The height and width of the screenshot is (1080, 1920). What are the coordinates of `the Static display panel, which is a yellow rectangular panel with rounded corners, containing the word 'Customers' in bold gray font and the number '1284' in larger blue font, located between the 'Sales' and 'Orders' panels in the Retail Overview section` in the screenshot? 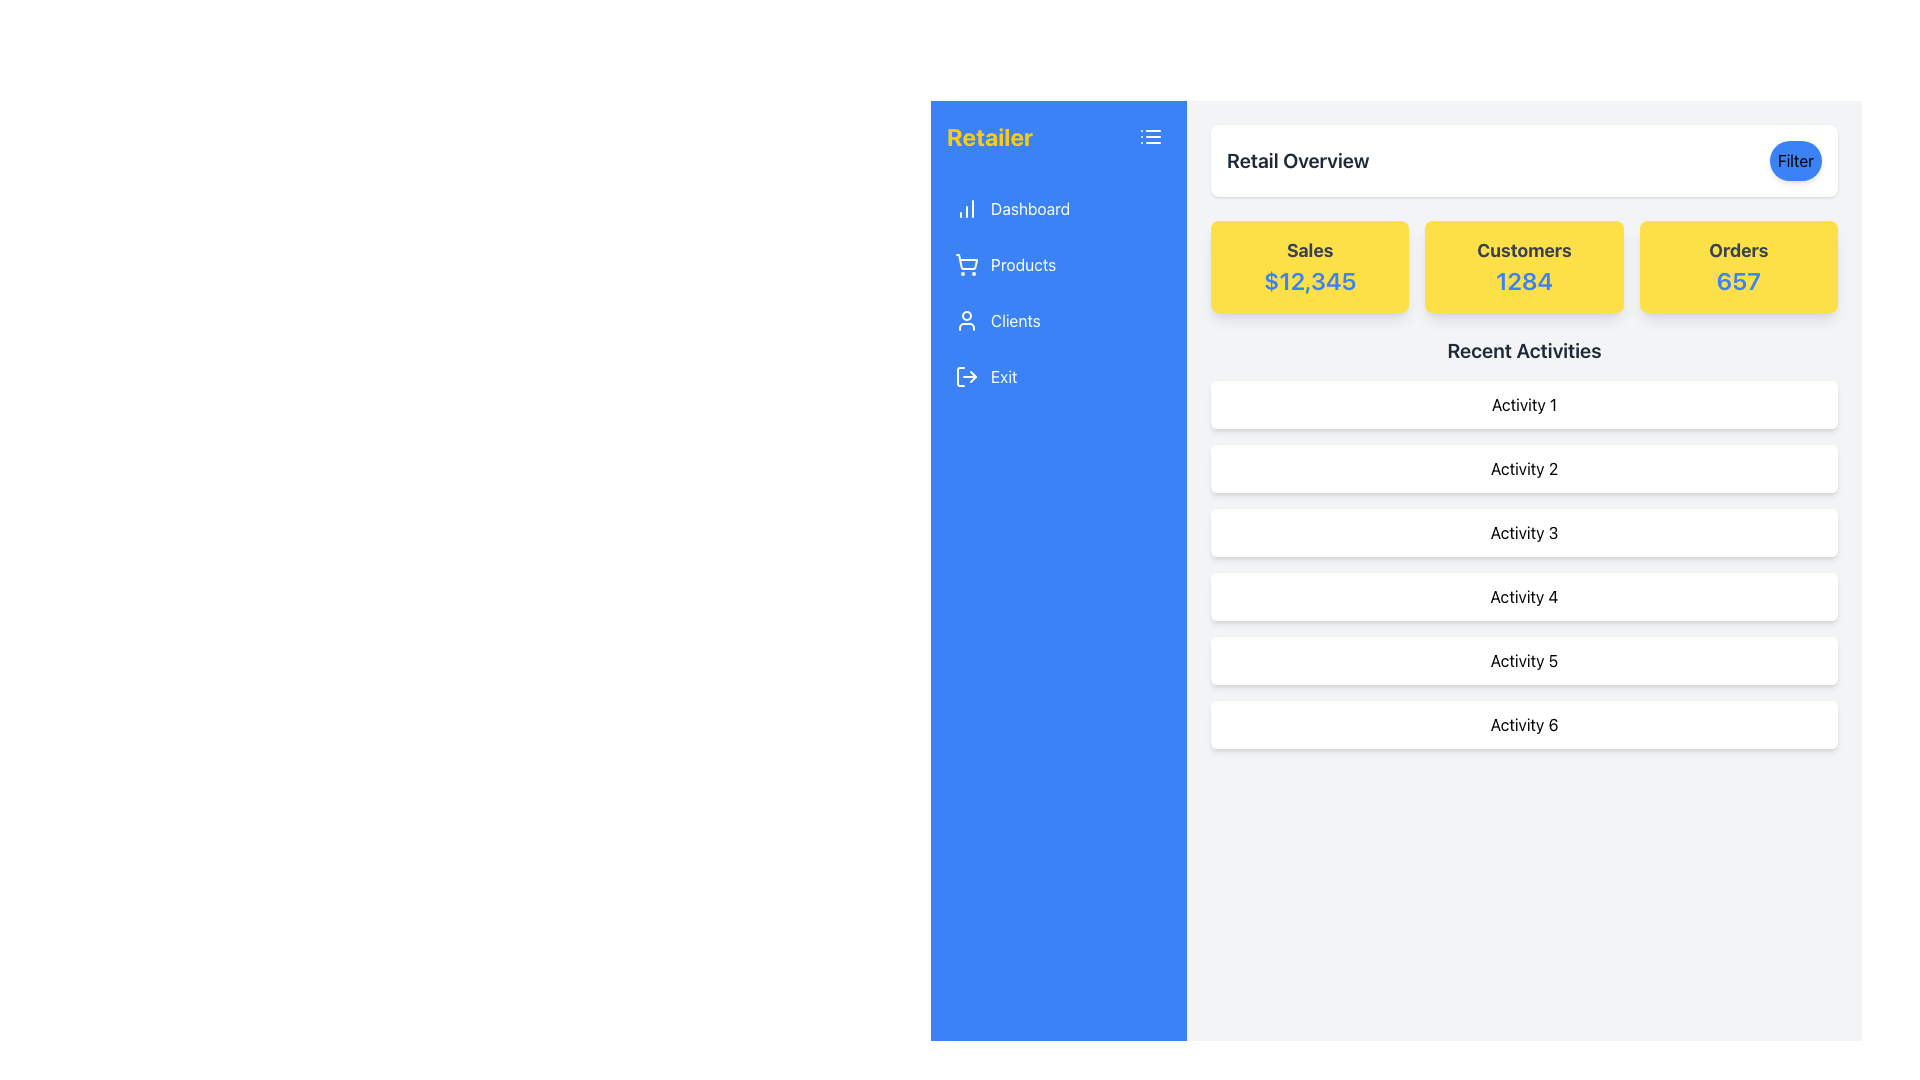 It's located at (1523, 265).